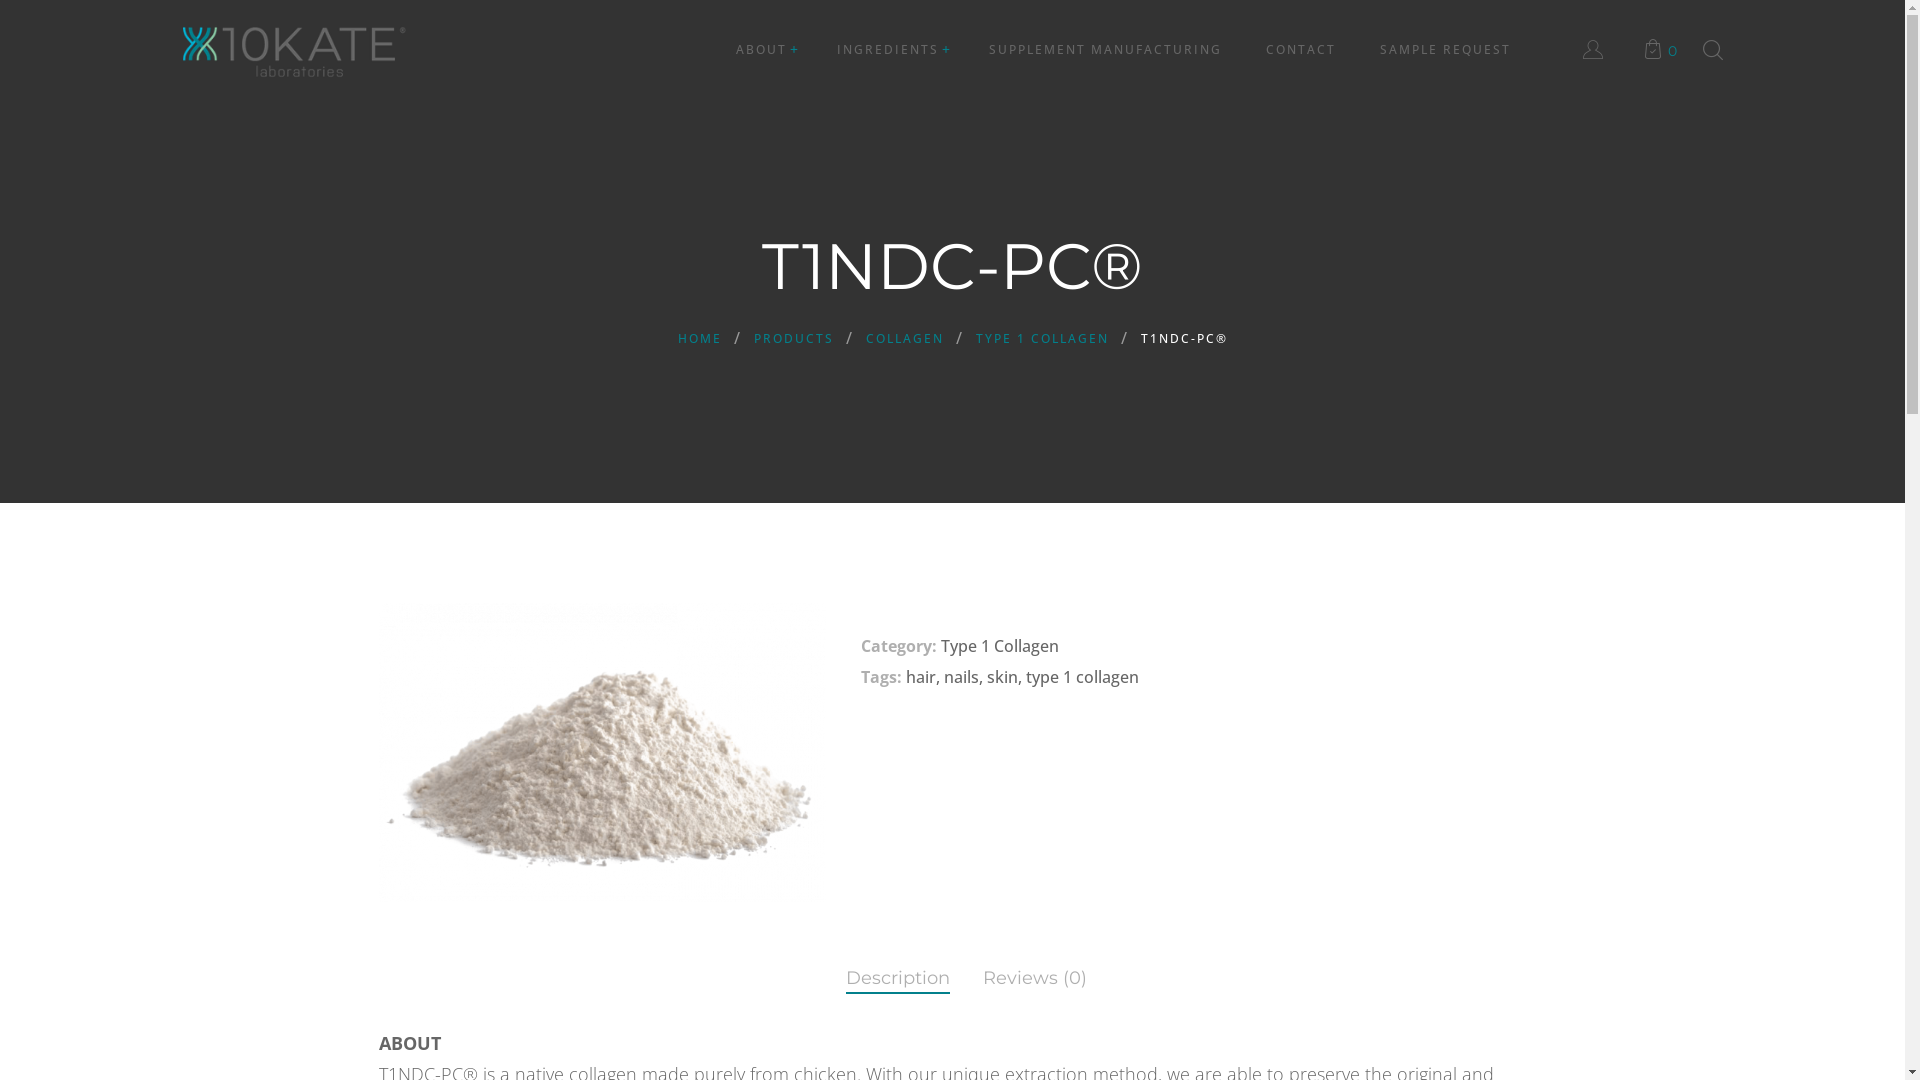 Image resolution: width=1920 pixels, height=1080 pixels. What do you see at coordinates (896, 973) in the screenshot?
I see `'Description'` at bounding box center [896, 973].